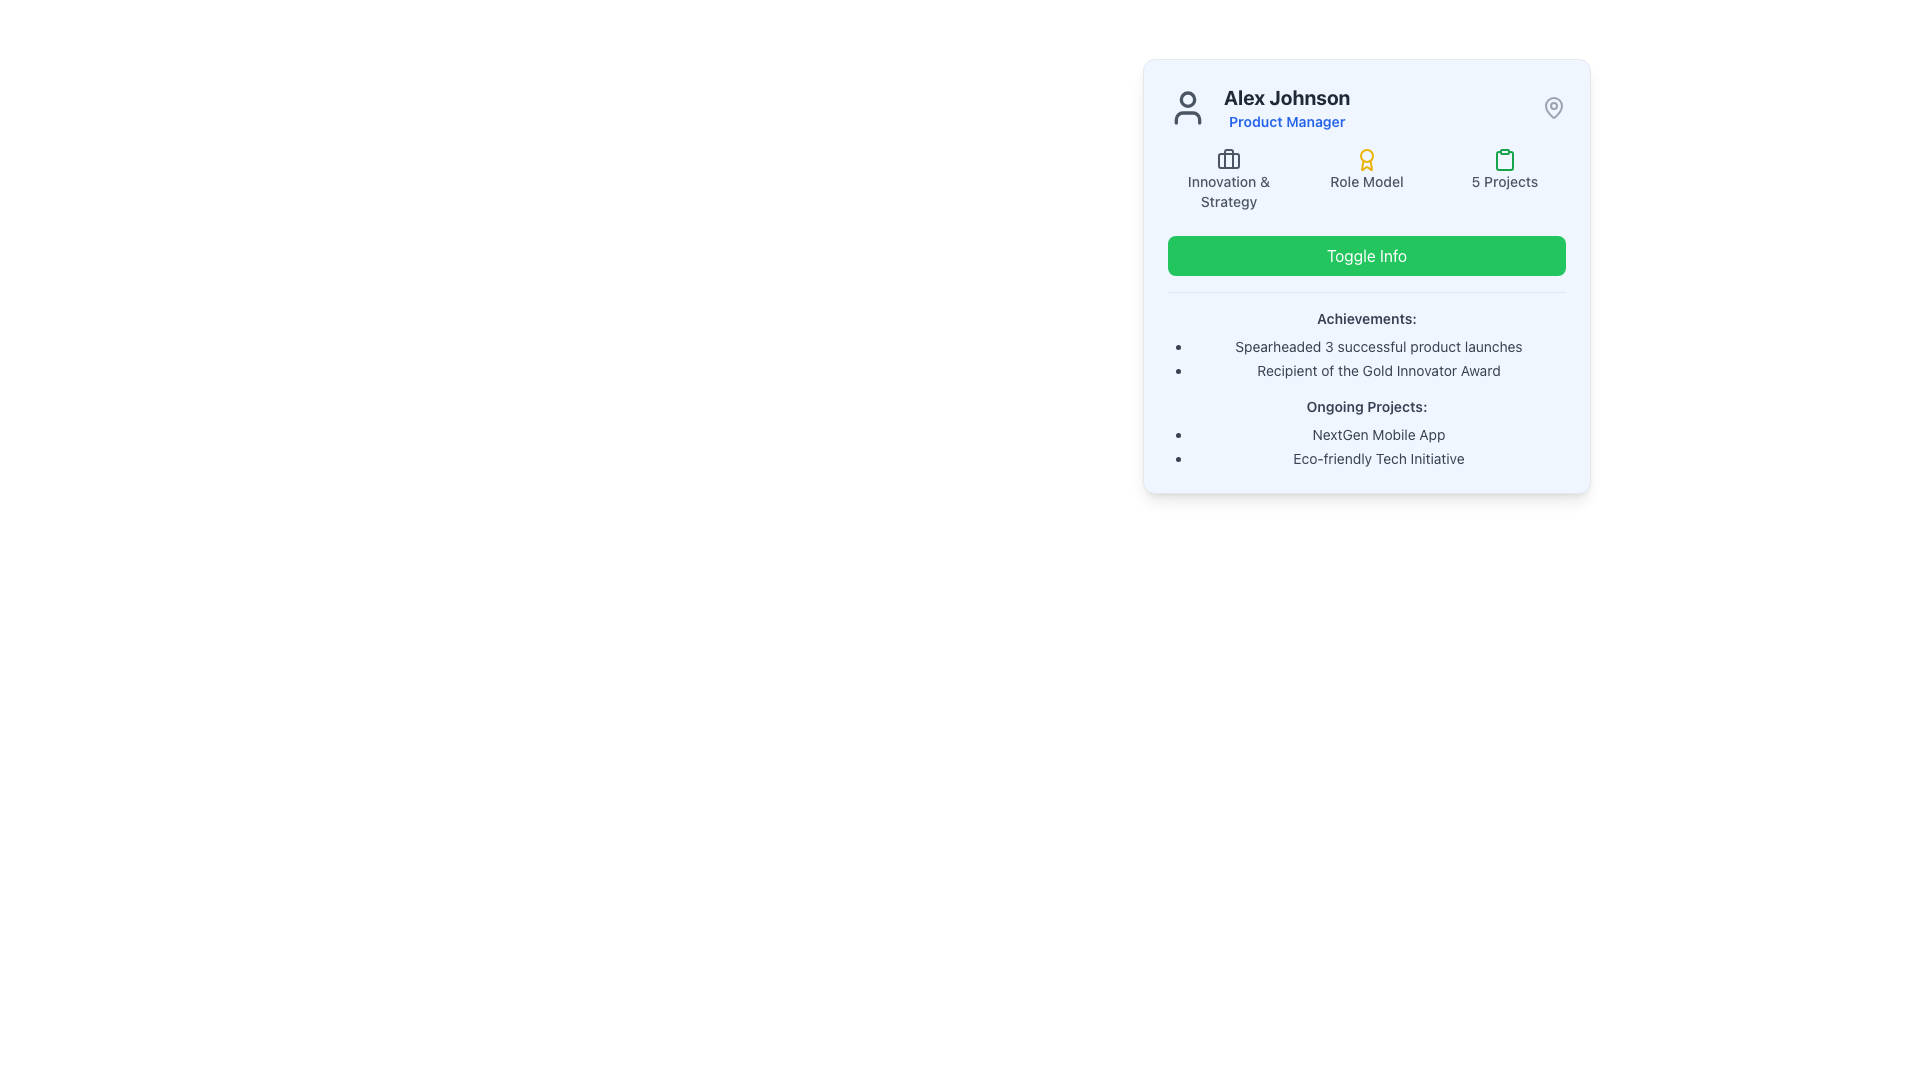 The height and width of the screenshot is (1080, 1920). What do you see at coordinates (1366, 446) in the screenshot?
I see `the second list item under the 'Ongoing Projects:' section, which contains the text entries 'NextGen Mobile App' and 'Eco-friendly Tech Initiative' on a light blue background` at bounding box center [1366, 446].